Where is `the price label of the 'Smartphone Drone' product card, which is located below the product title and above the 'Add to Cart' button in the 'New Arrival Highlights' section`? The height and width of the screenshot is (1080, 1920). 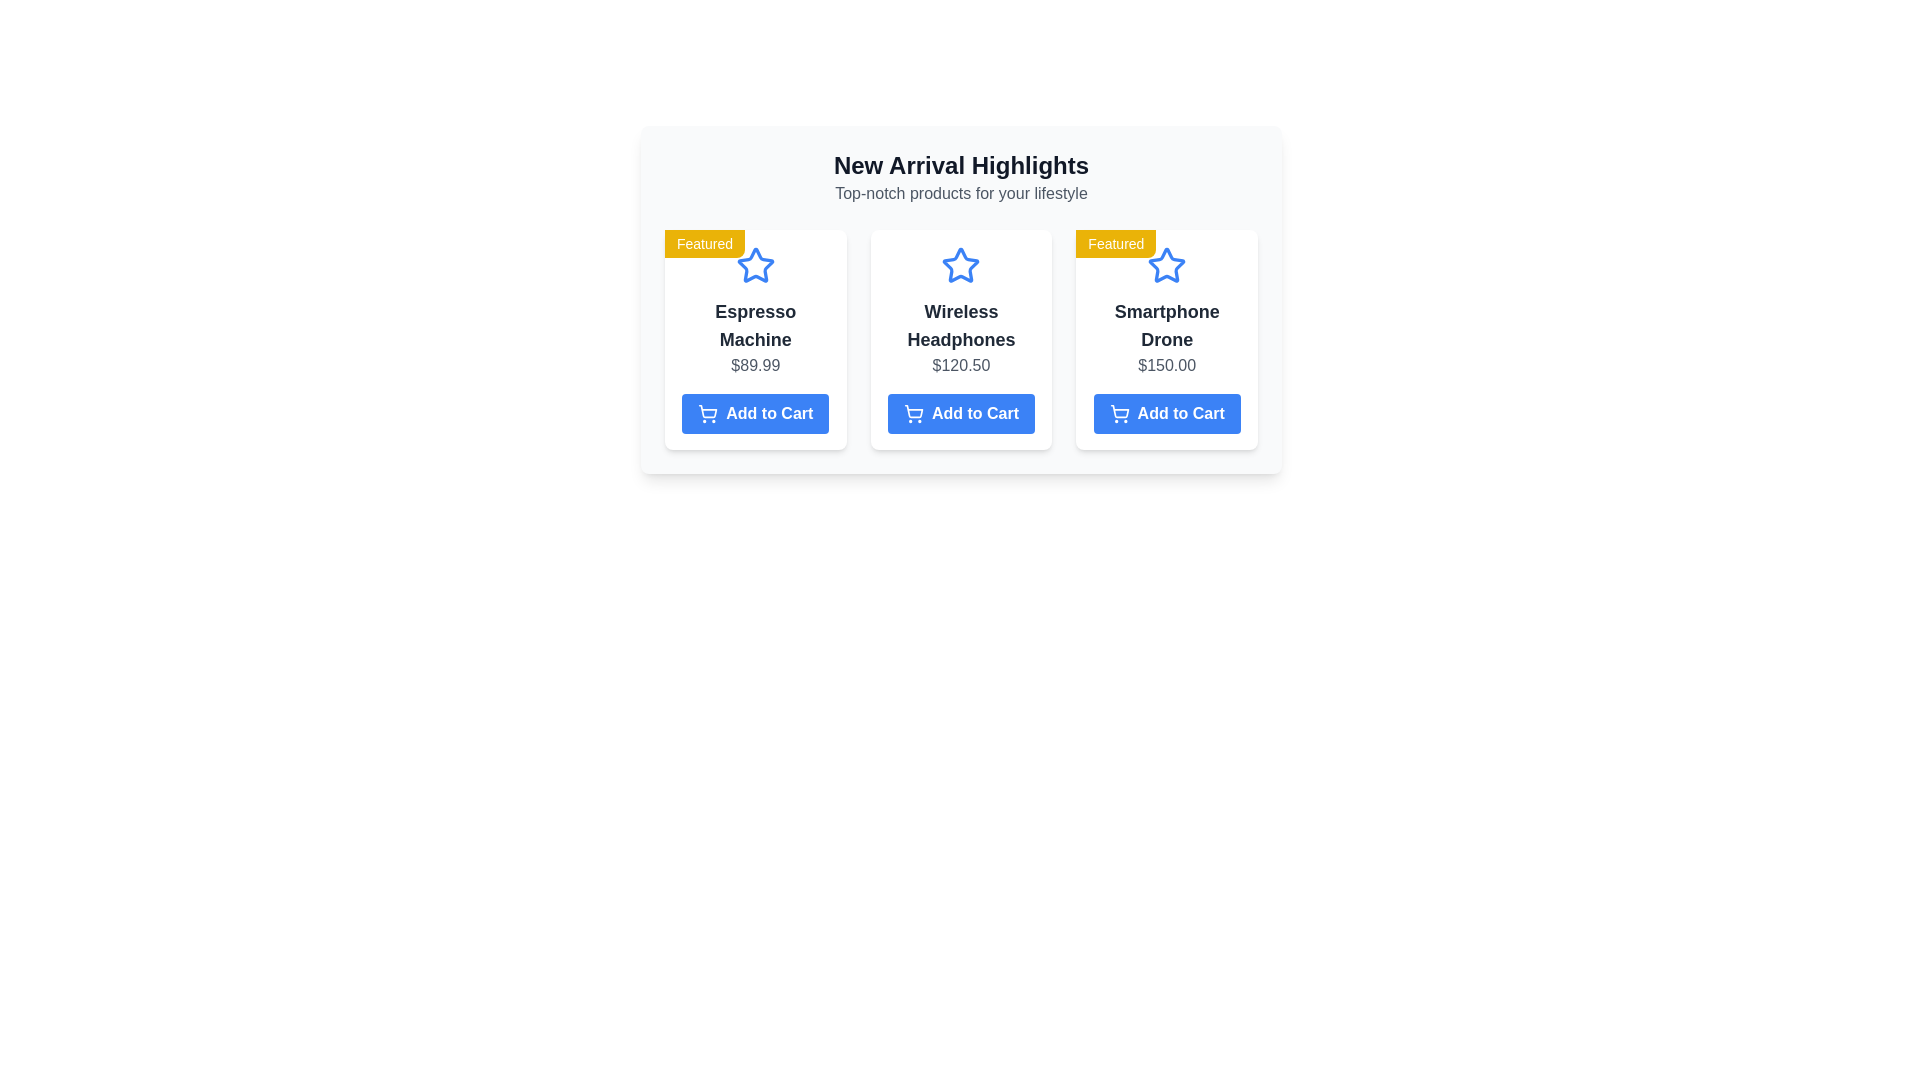 the price label of the 'Smartphone Drone' product card, which is located below the product title and above the 'Add to Cart' button in the 'New Arrival Highlights' section is located at coordinates (1167, 366).